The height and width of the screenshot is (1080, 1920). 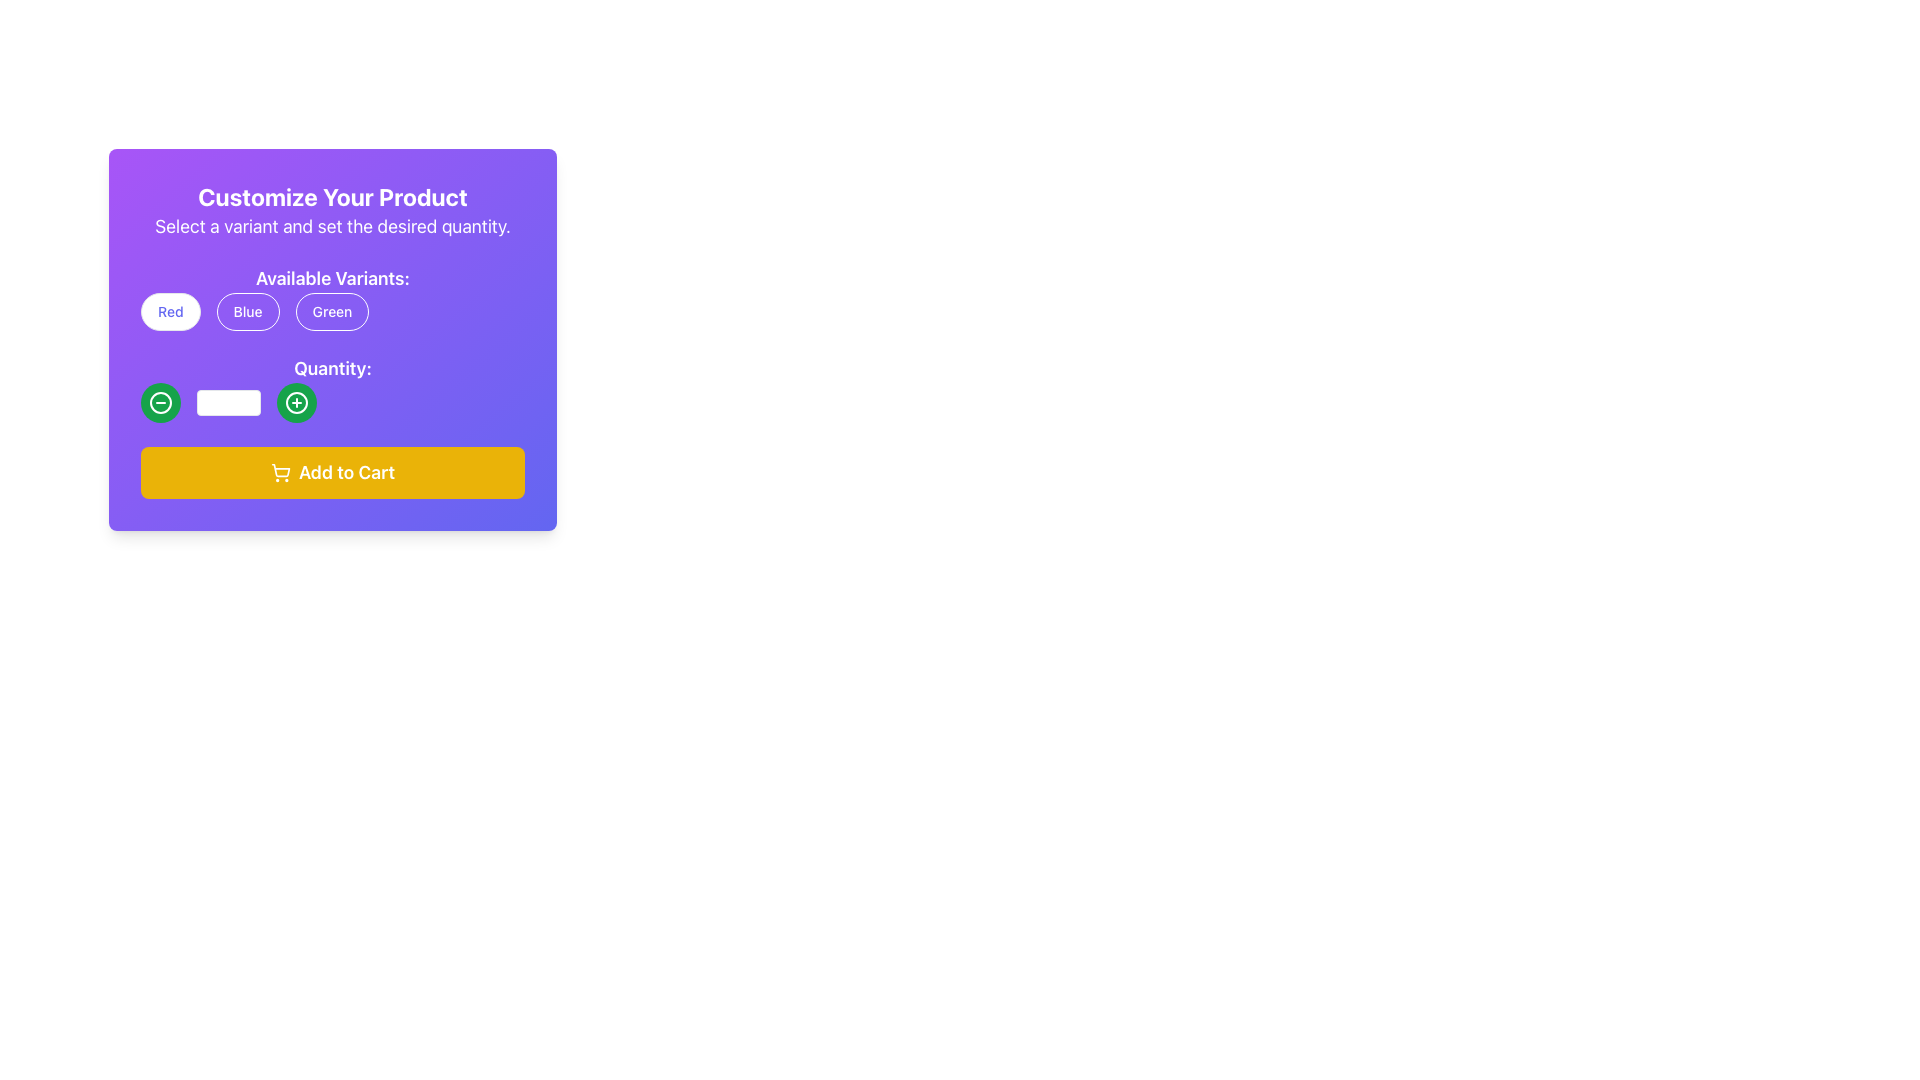 What do you see at coordinates (280, 470) in the screenshot?
I see `the shopping cart icon within the 'Add to Cart' button, which is part of the modal window titled 'Customize Your Product'` at bounding box center [280, 470].